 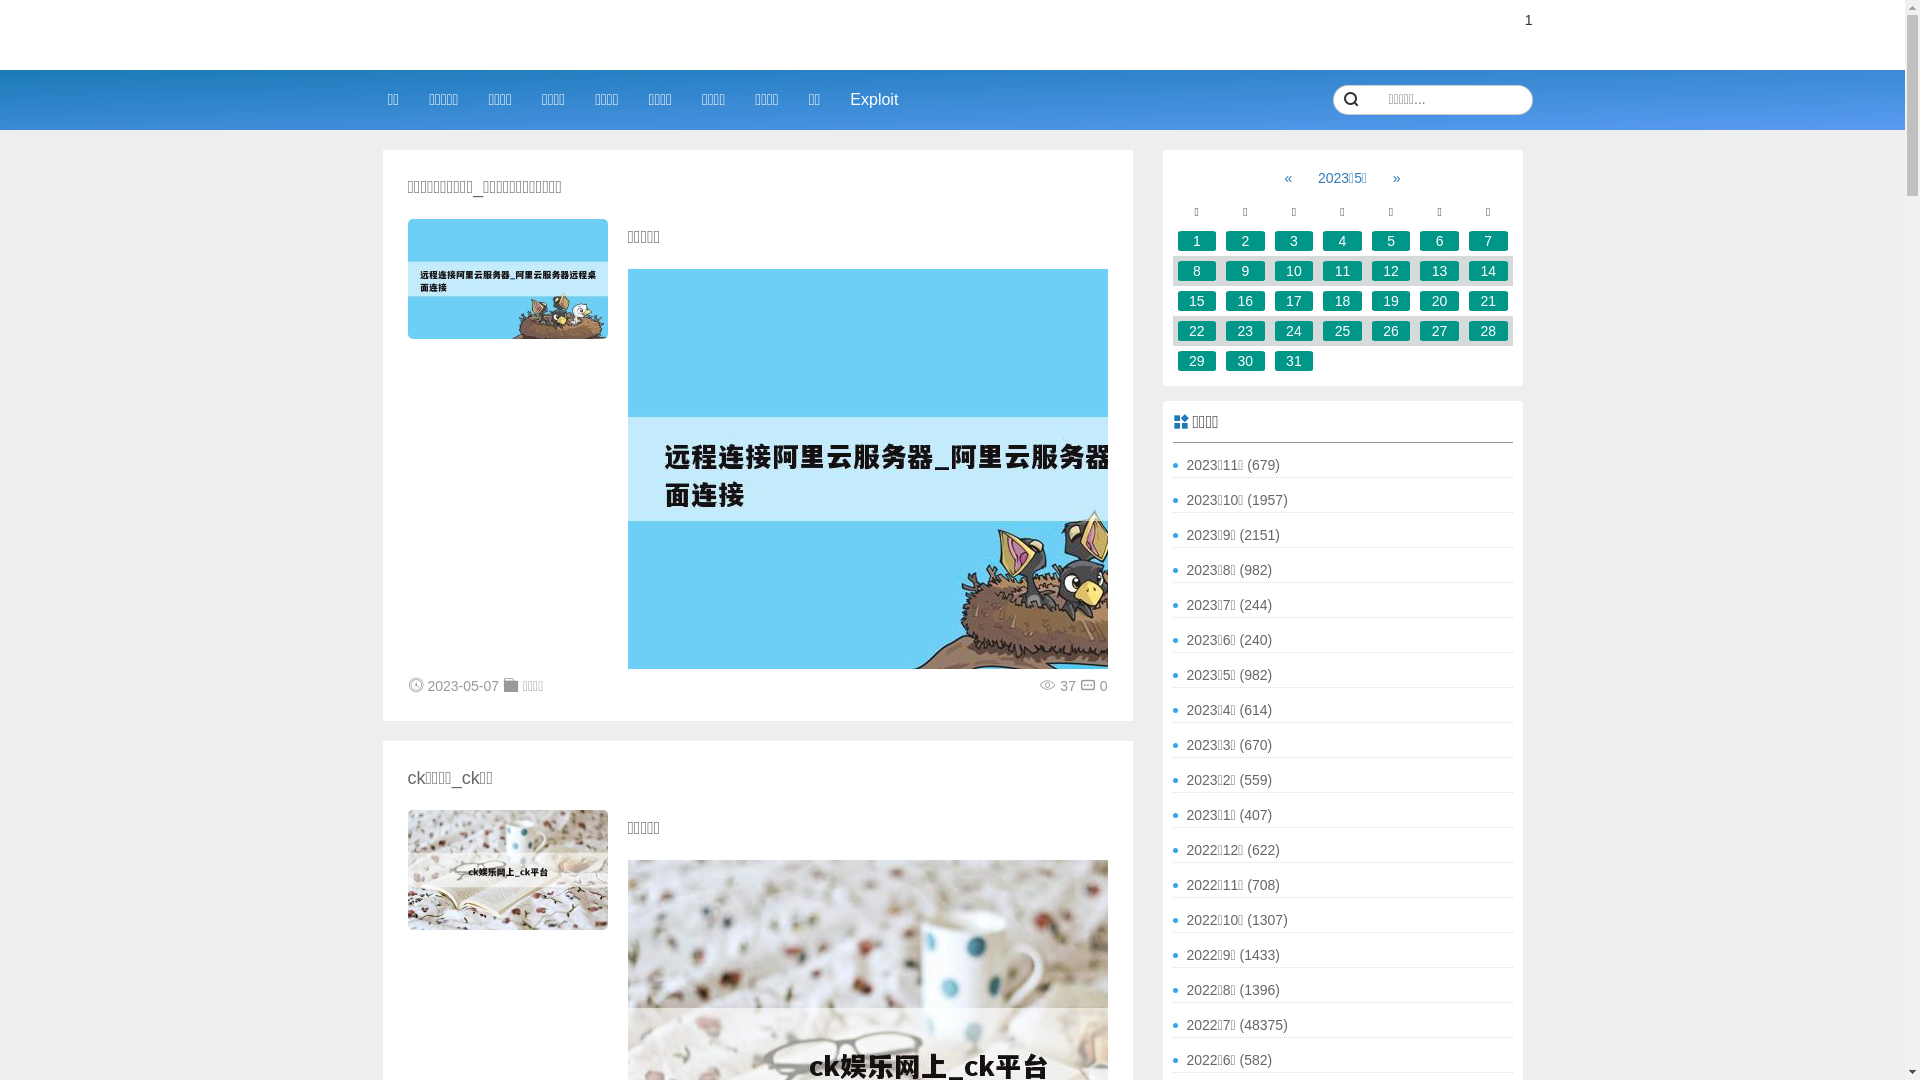 What do you see at coordinates (1390, 239) in the screenshot?
I see `'5'` at bounding box center [1390, 239].